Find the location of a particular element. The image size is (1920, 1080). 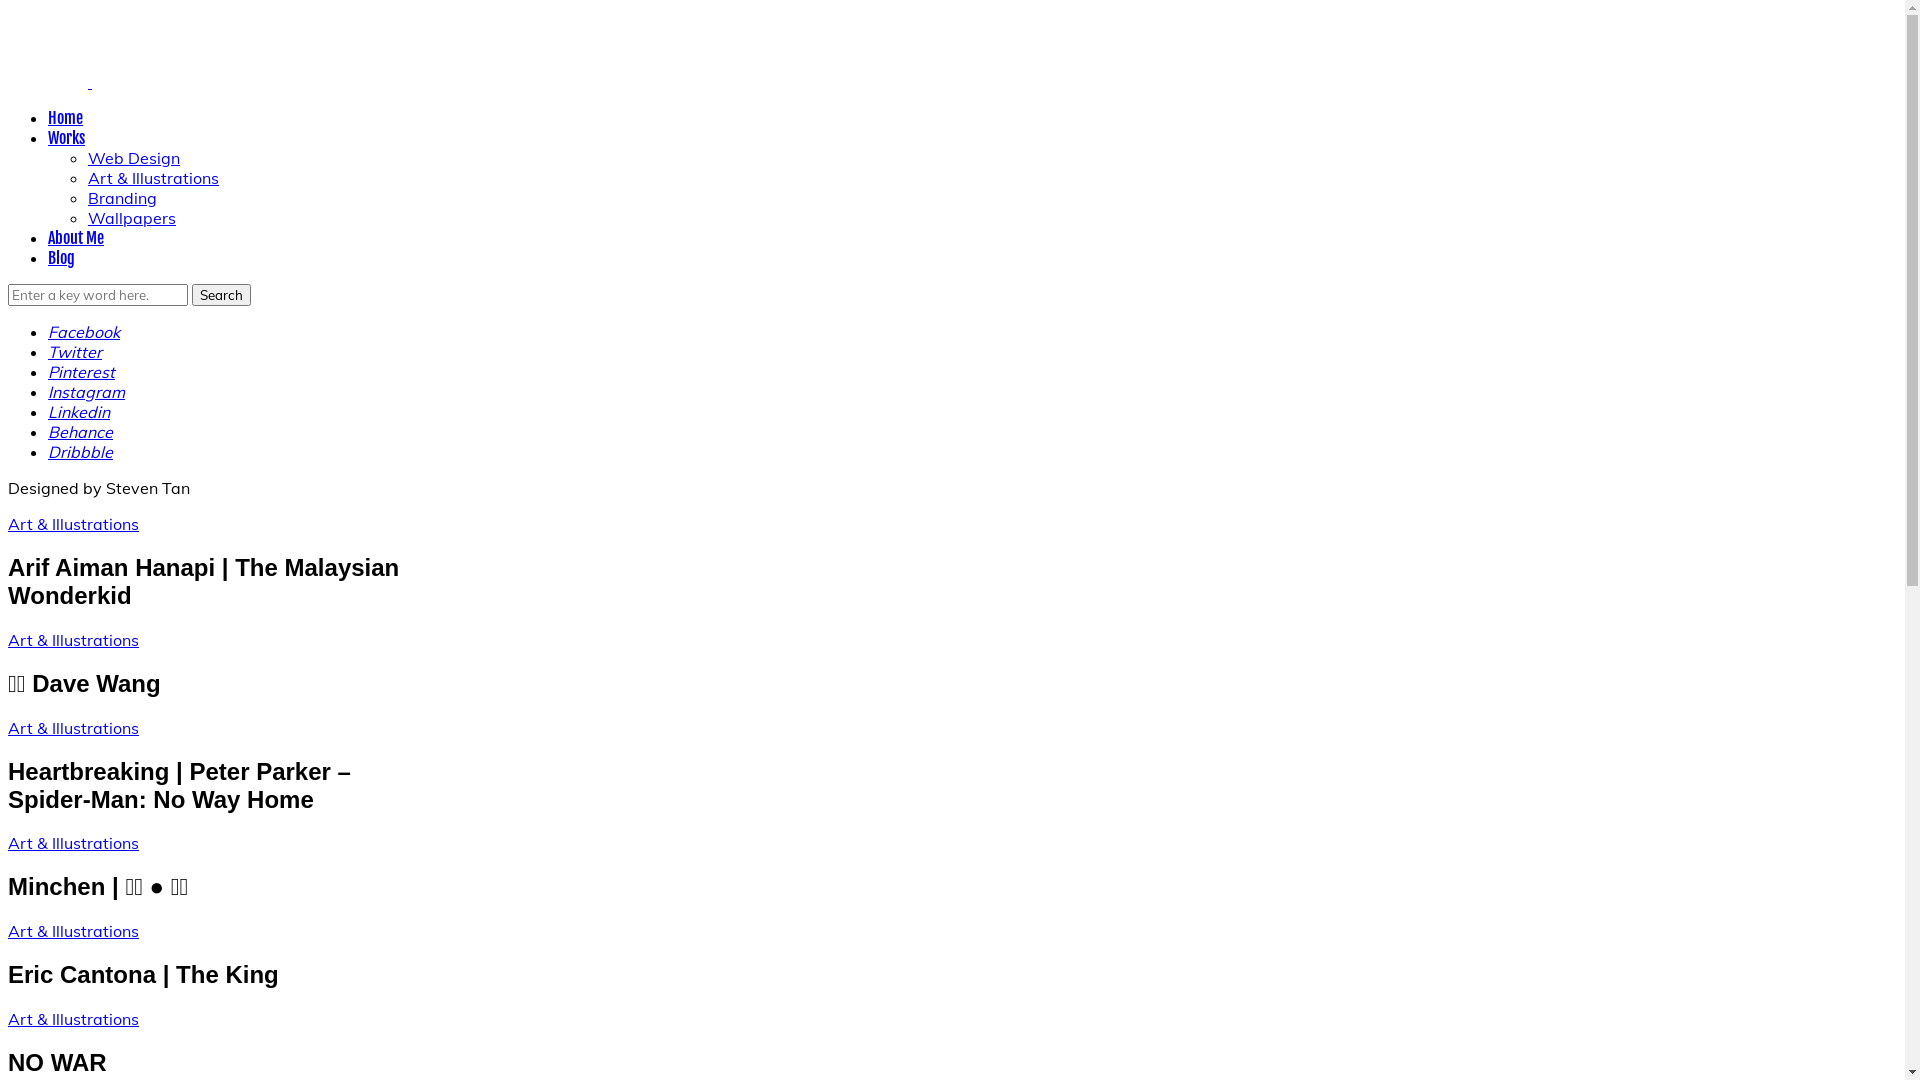

'Art & Illustrations' is located at coordinates (73, 843).